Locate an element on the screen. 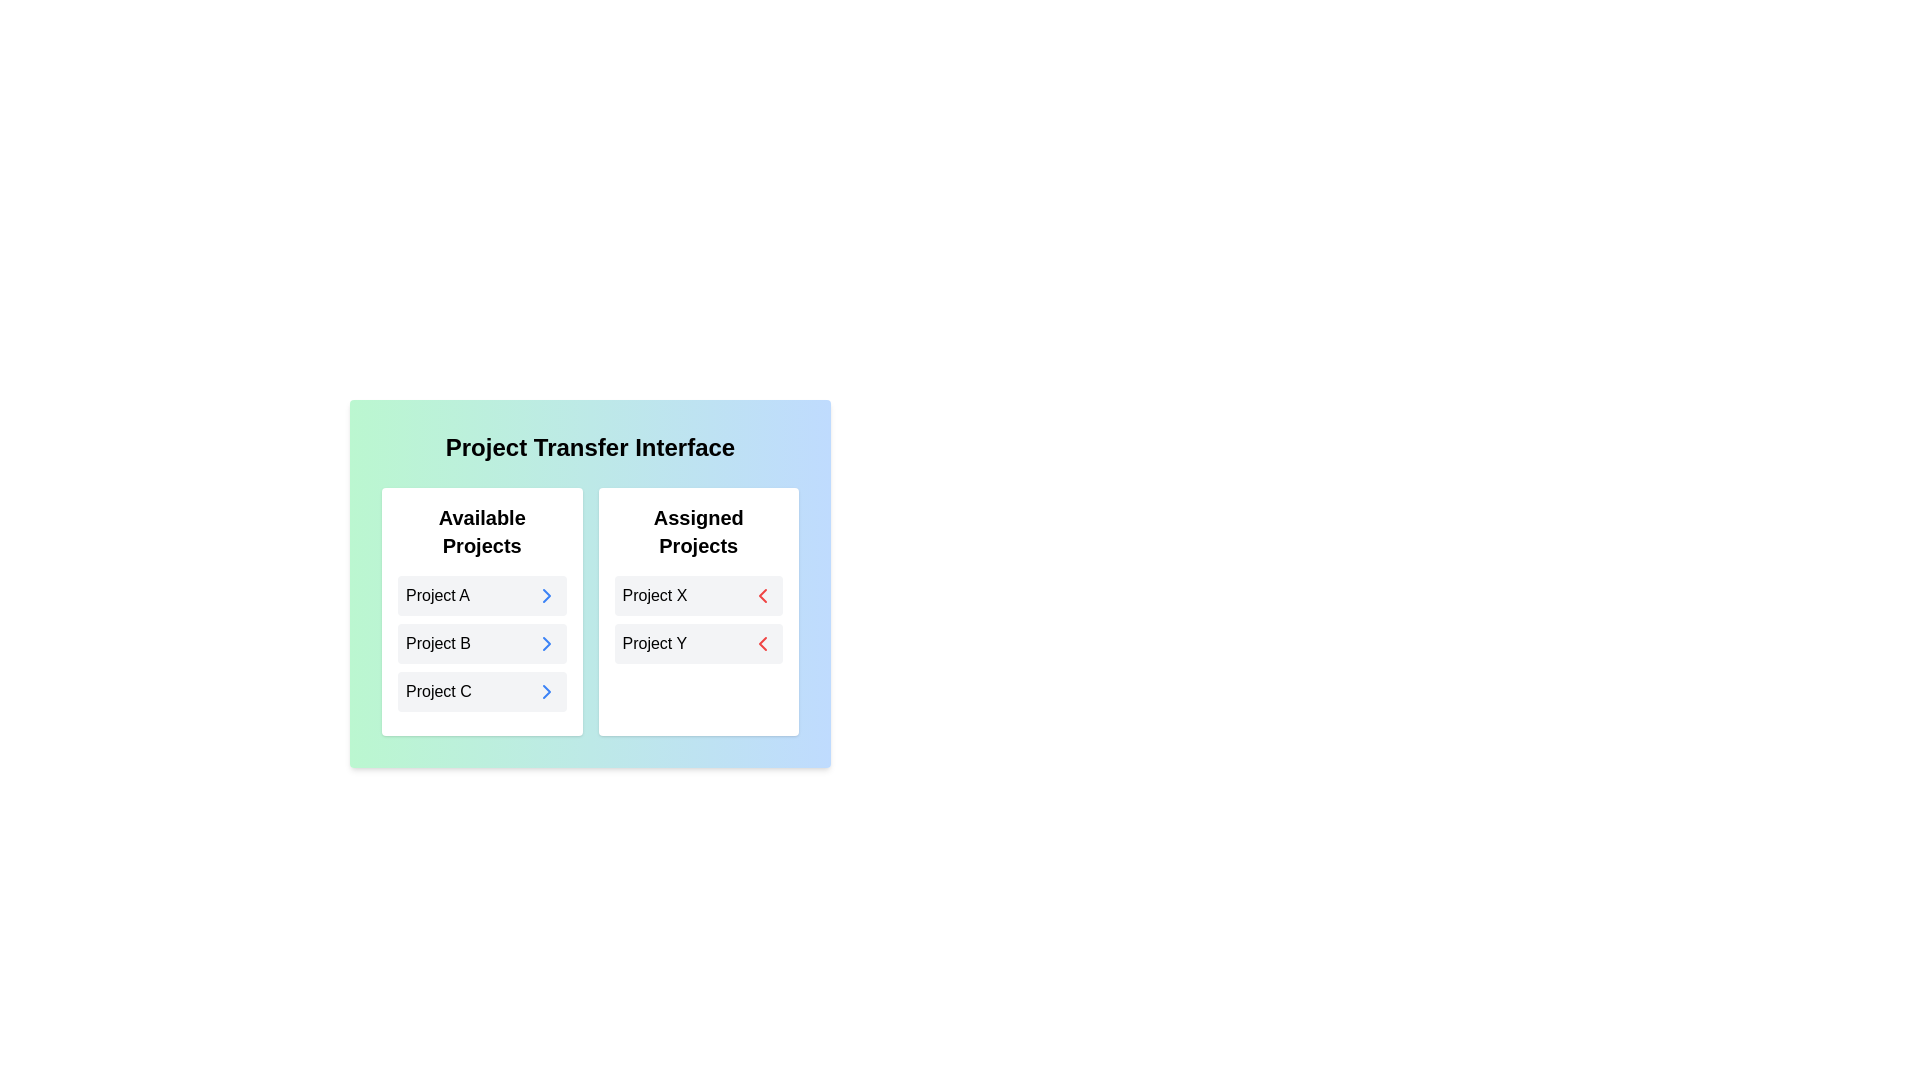  the blue chevron icon button located to the far-right side of the list item labeled 'Project A' in the 'Available Projects' section is located at coordinates (546, 595).